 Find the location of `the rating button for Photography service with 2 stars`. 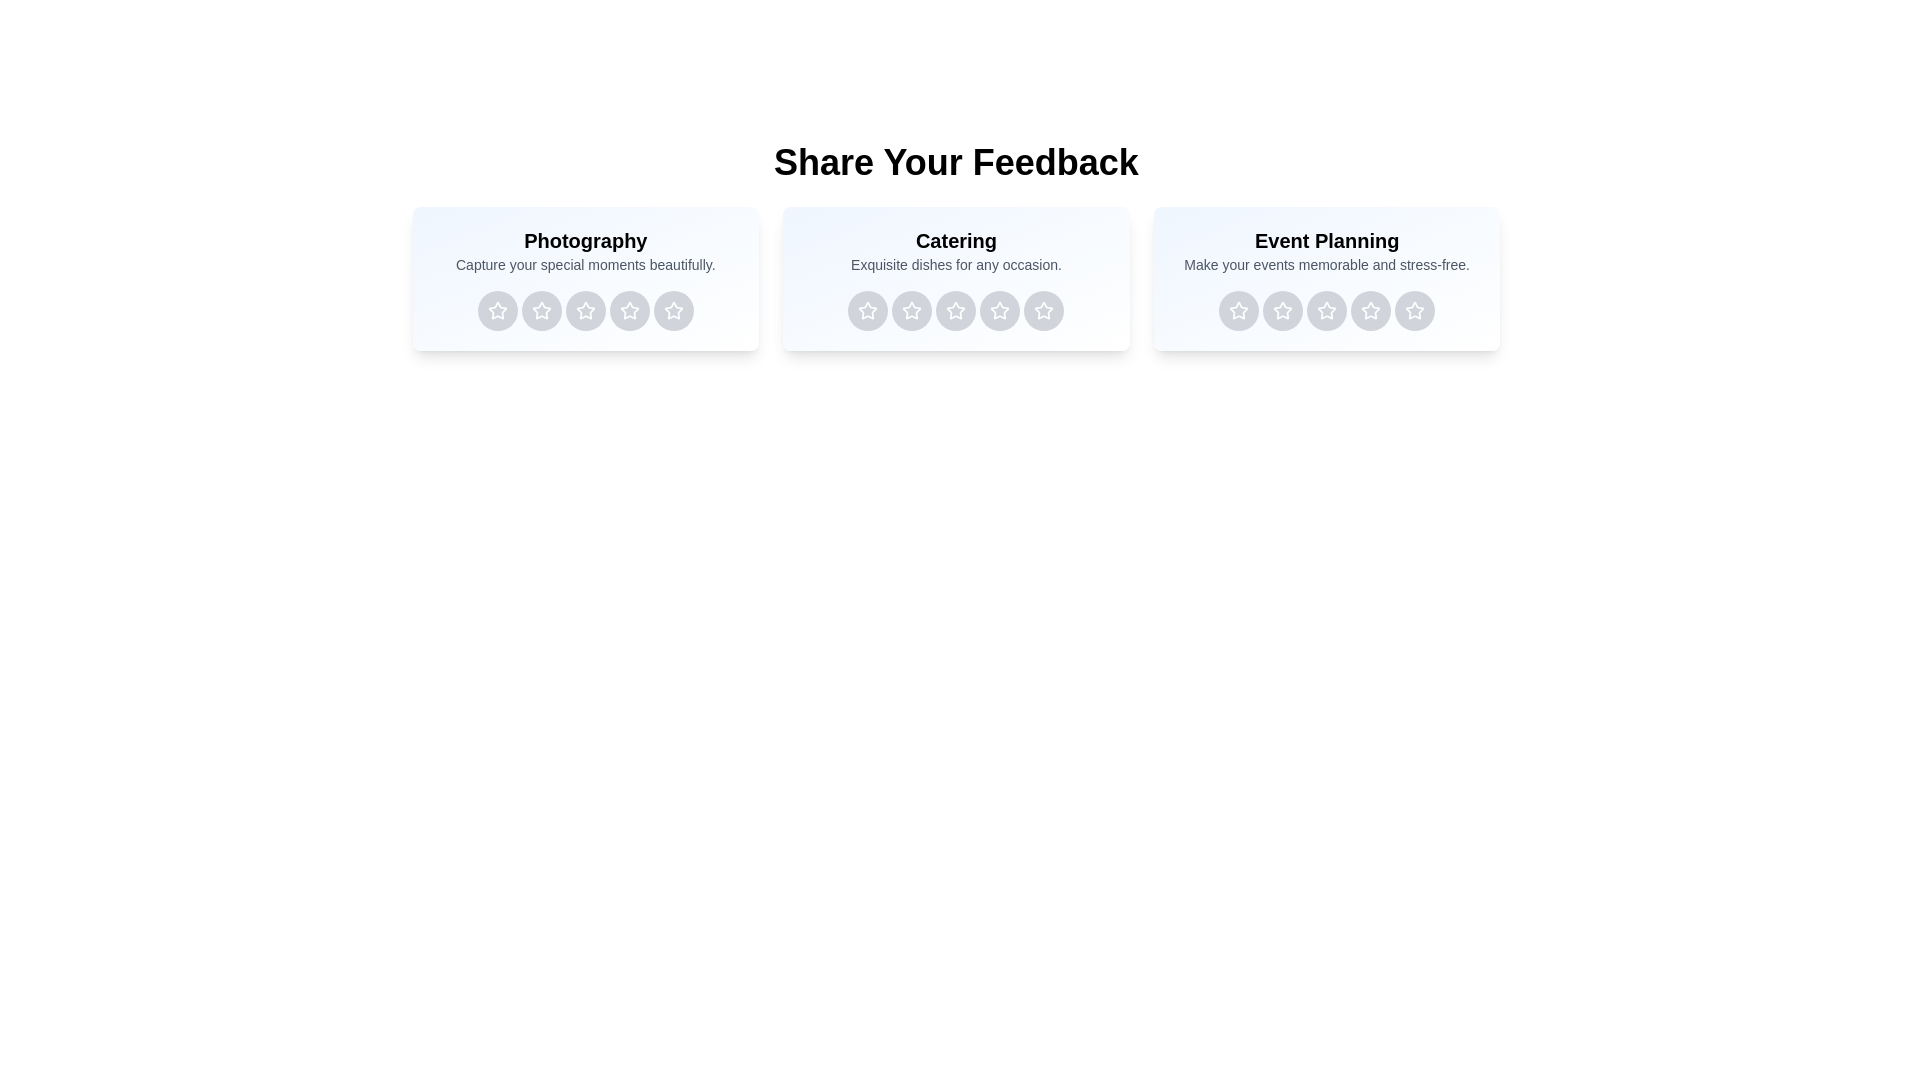

the rating button for Photography service with 2 stars is located at coordinates (541, 311).